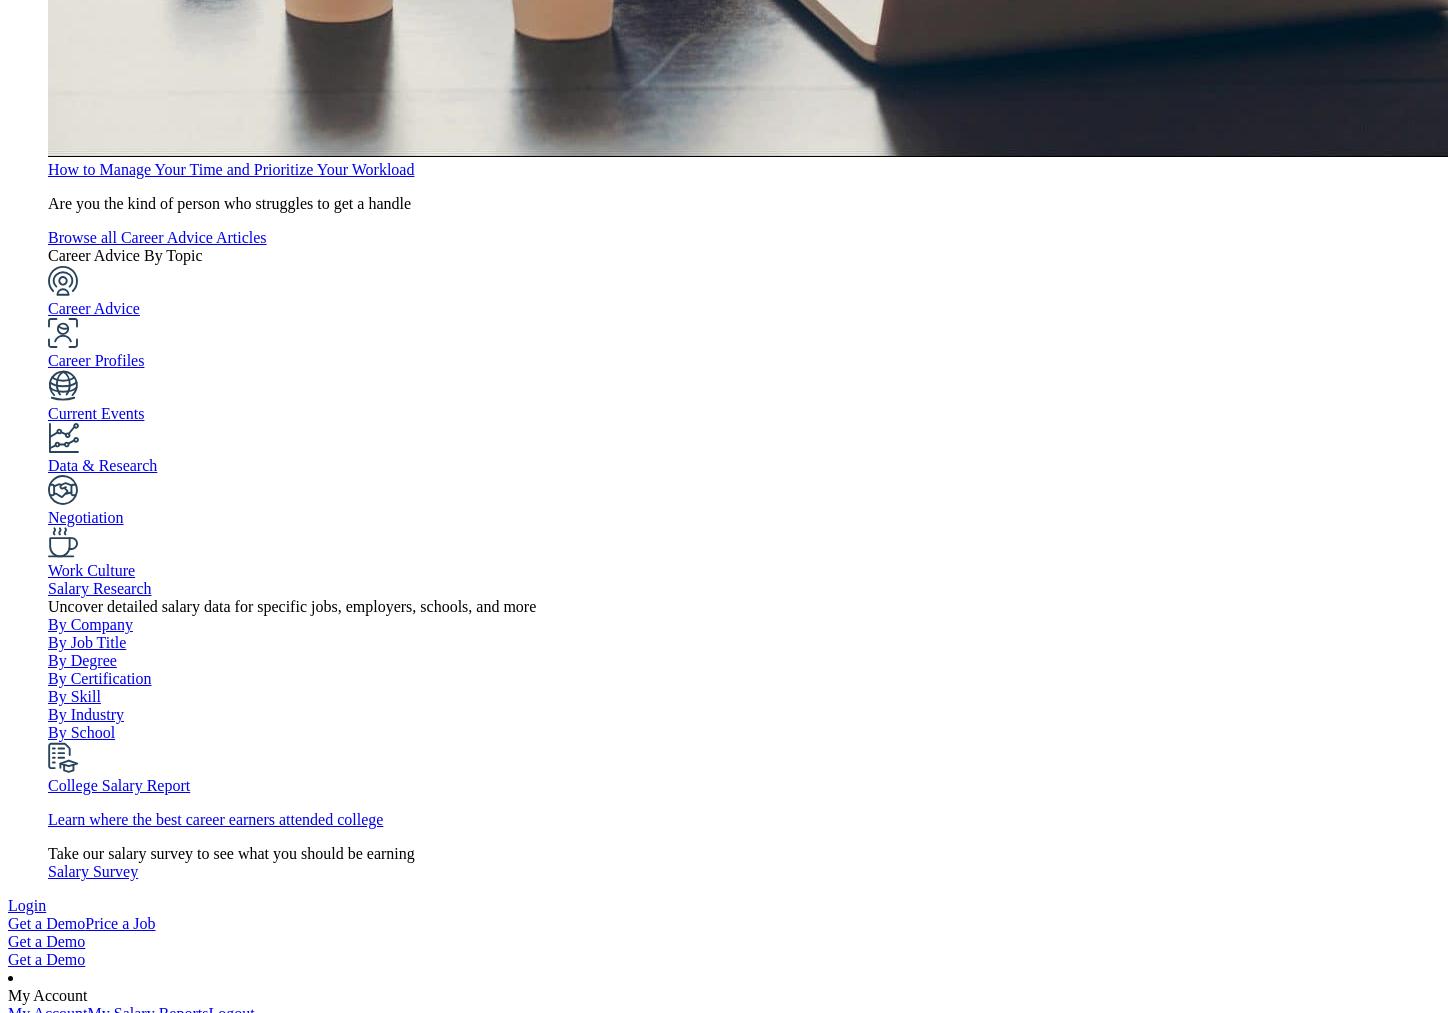 The image size is (1448, 1013). What do you see at coordinates (90, 570) in the screenshot?
I see `'Work Culture'` at bounding box center [90, 570].